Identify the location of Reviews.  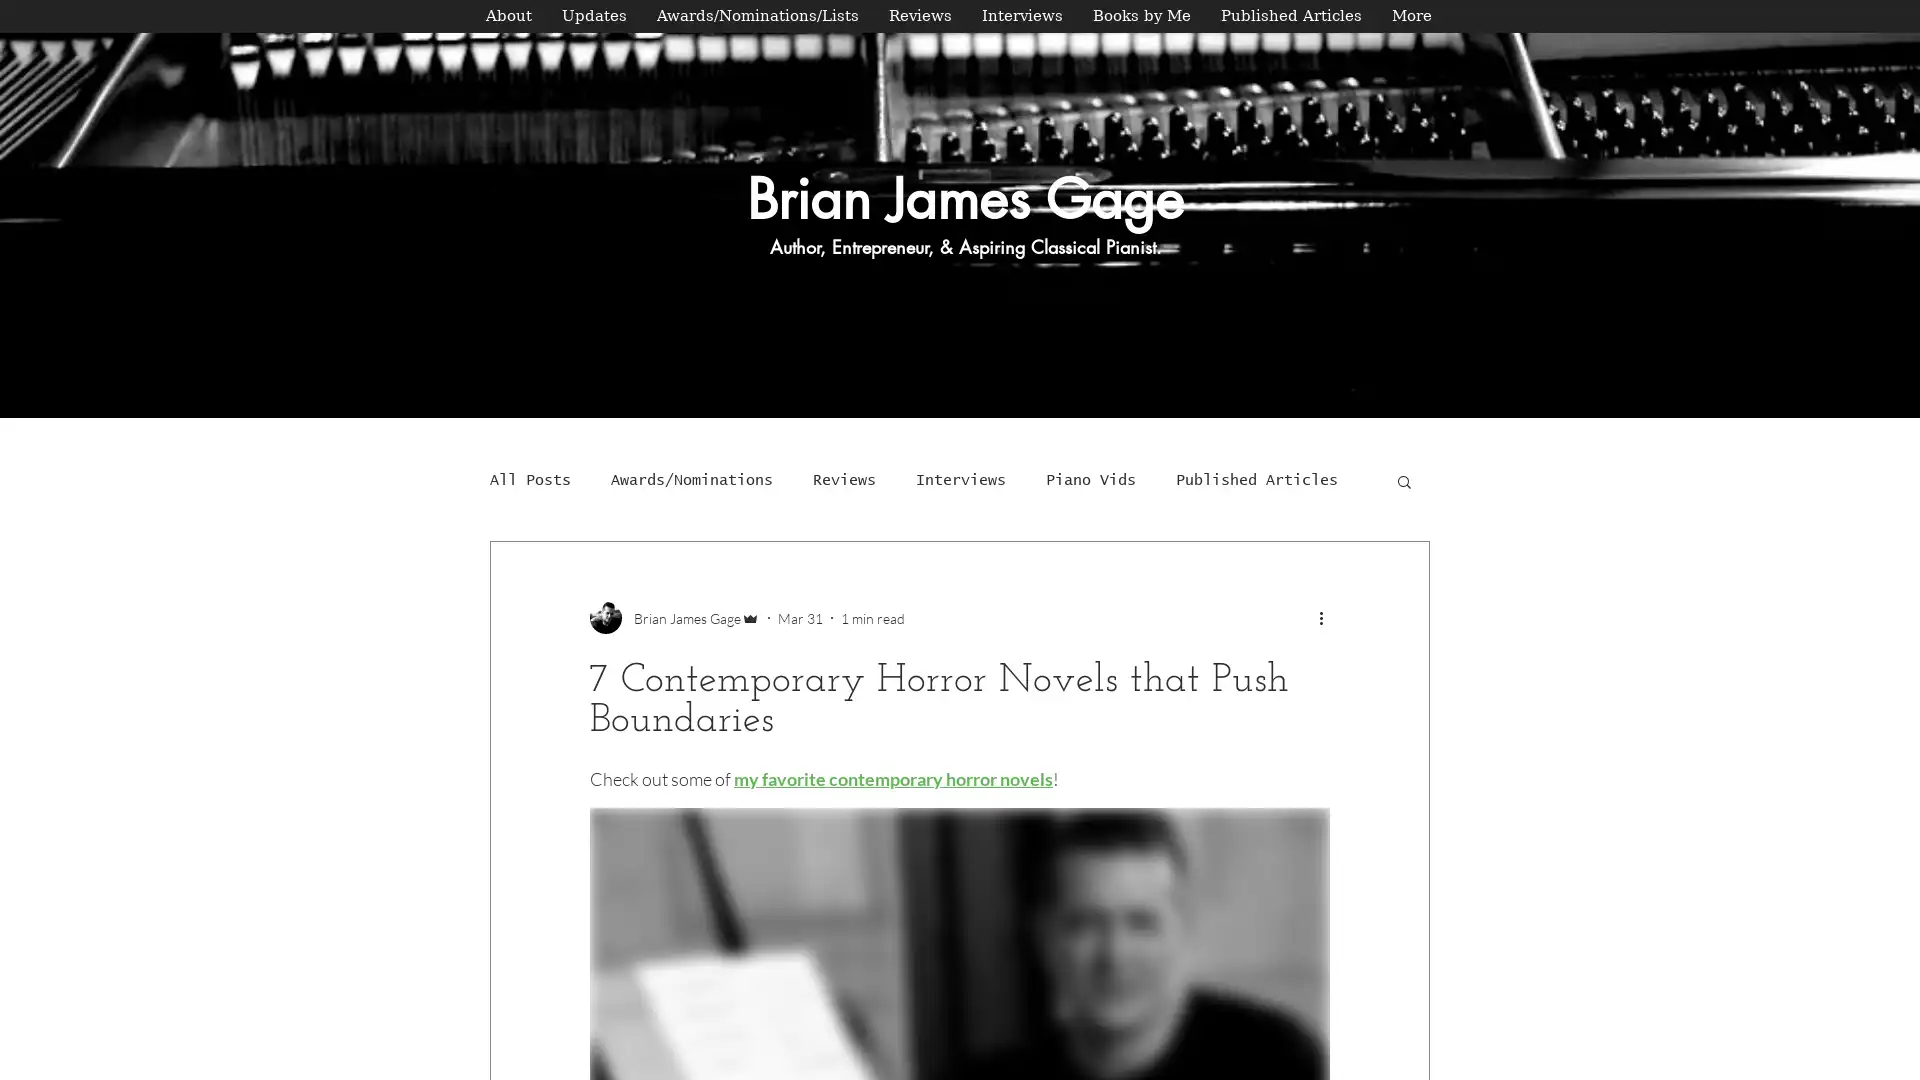
(844, 481).